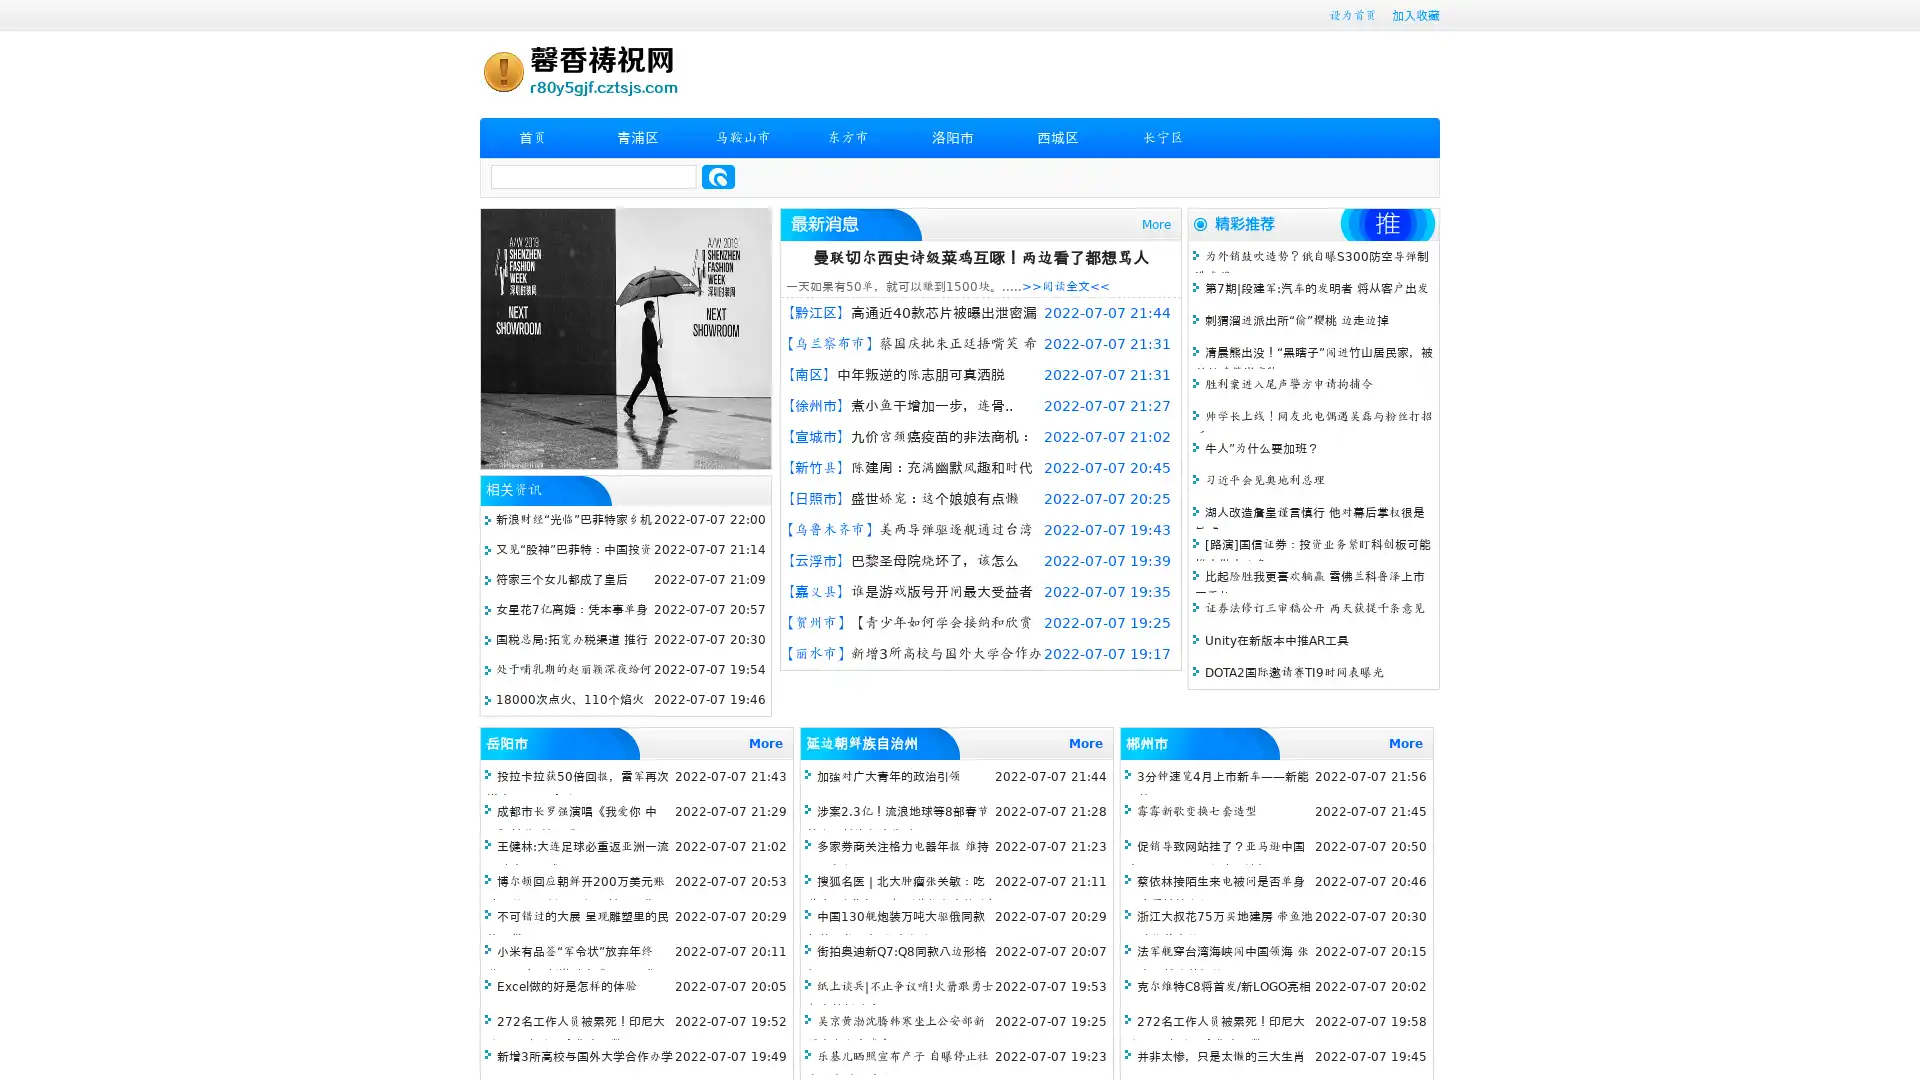 The width and height of the screenshot is (1920, 1080). What do you see at coordinates (718, 176) in the screenshot?
I see `Search` at bounding box center [718, 176].